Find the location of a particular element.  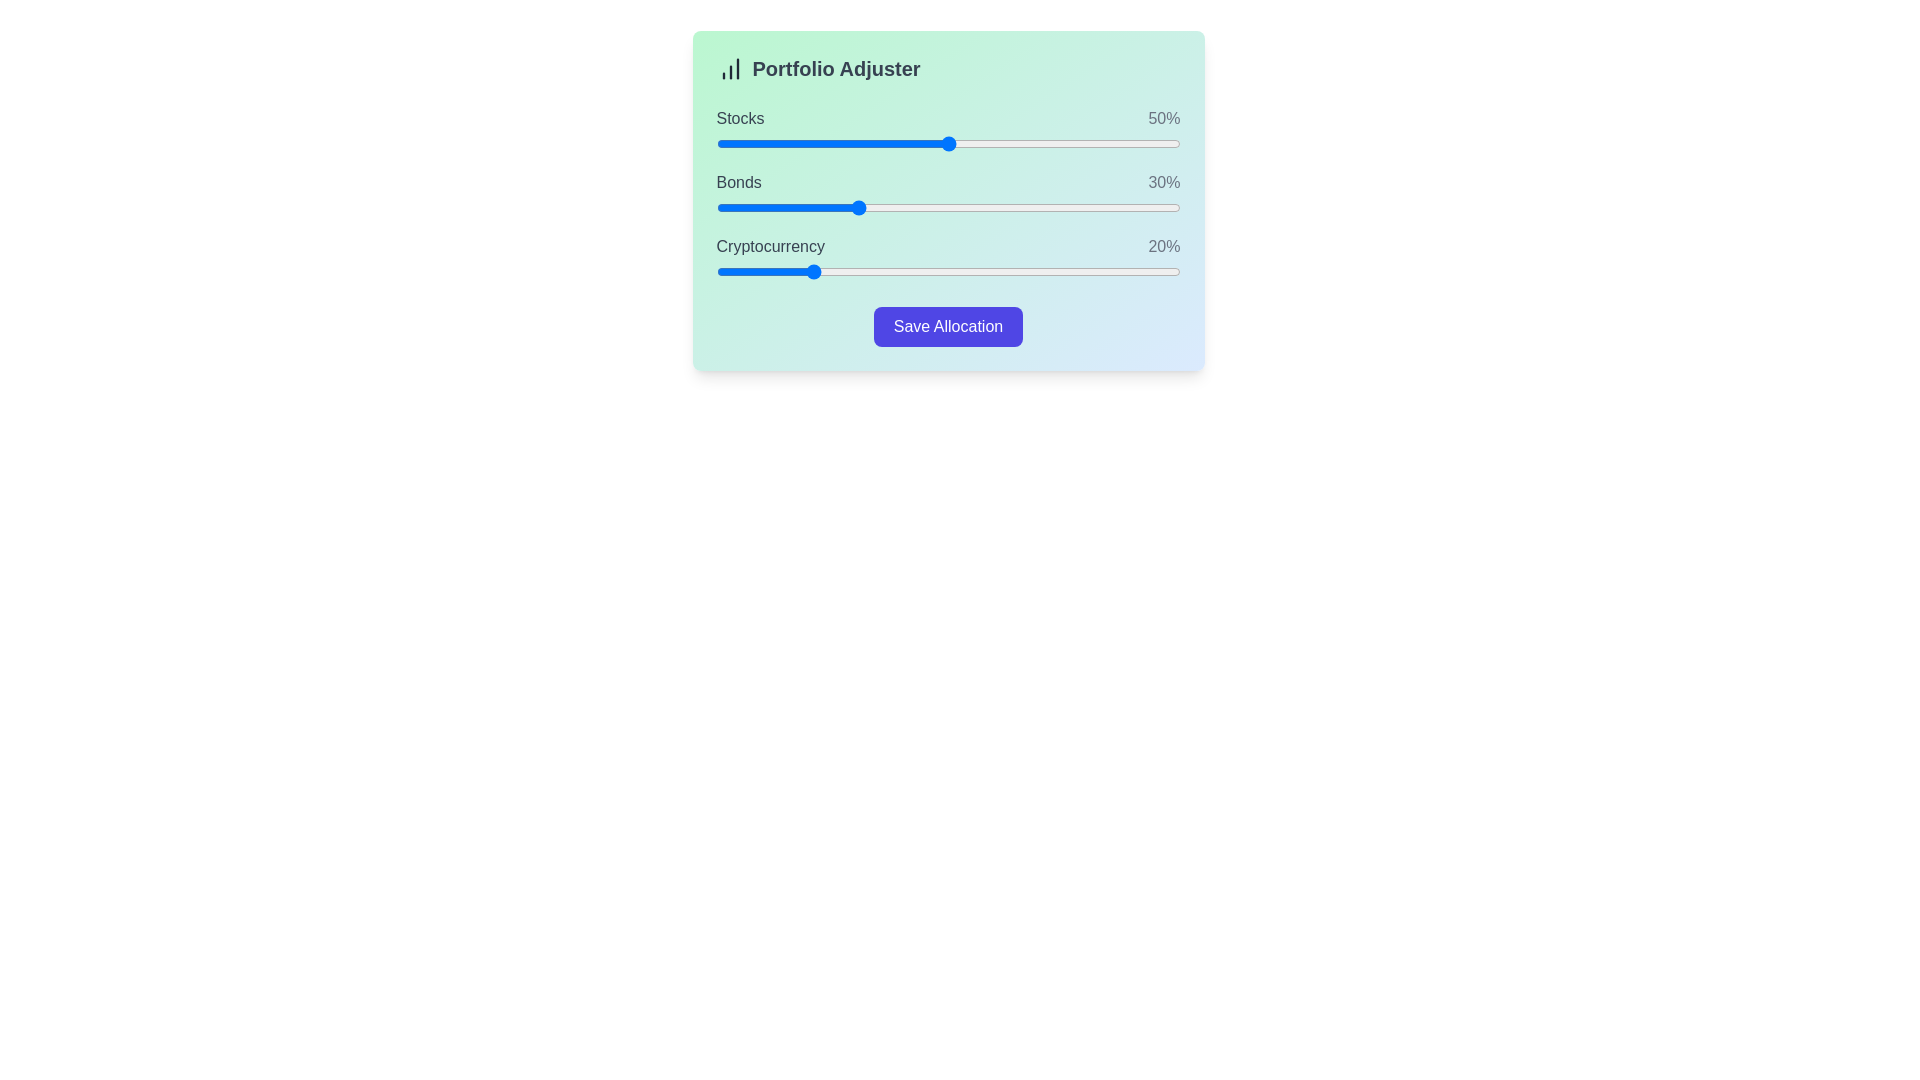

the 'Portfolio Adjuster' header is located at coordinates (947, 68).